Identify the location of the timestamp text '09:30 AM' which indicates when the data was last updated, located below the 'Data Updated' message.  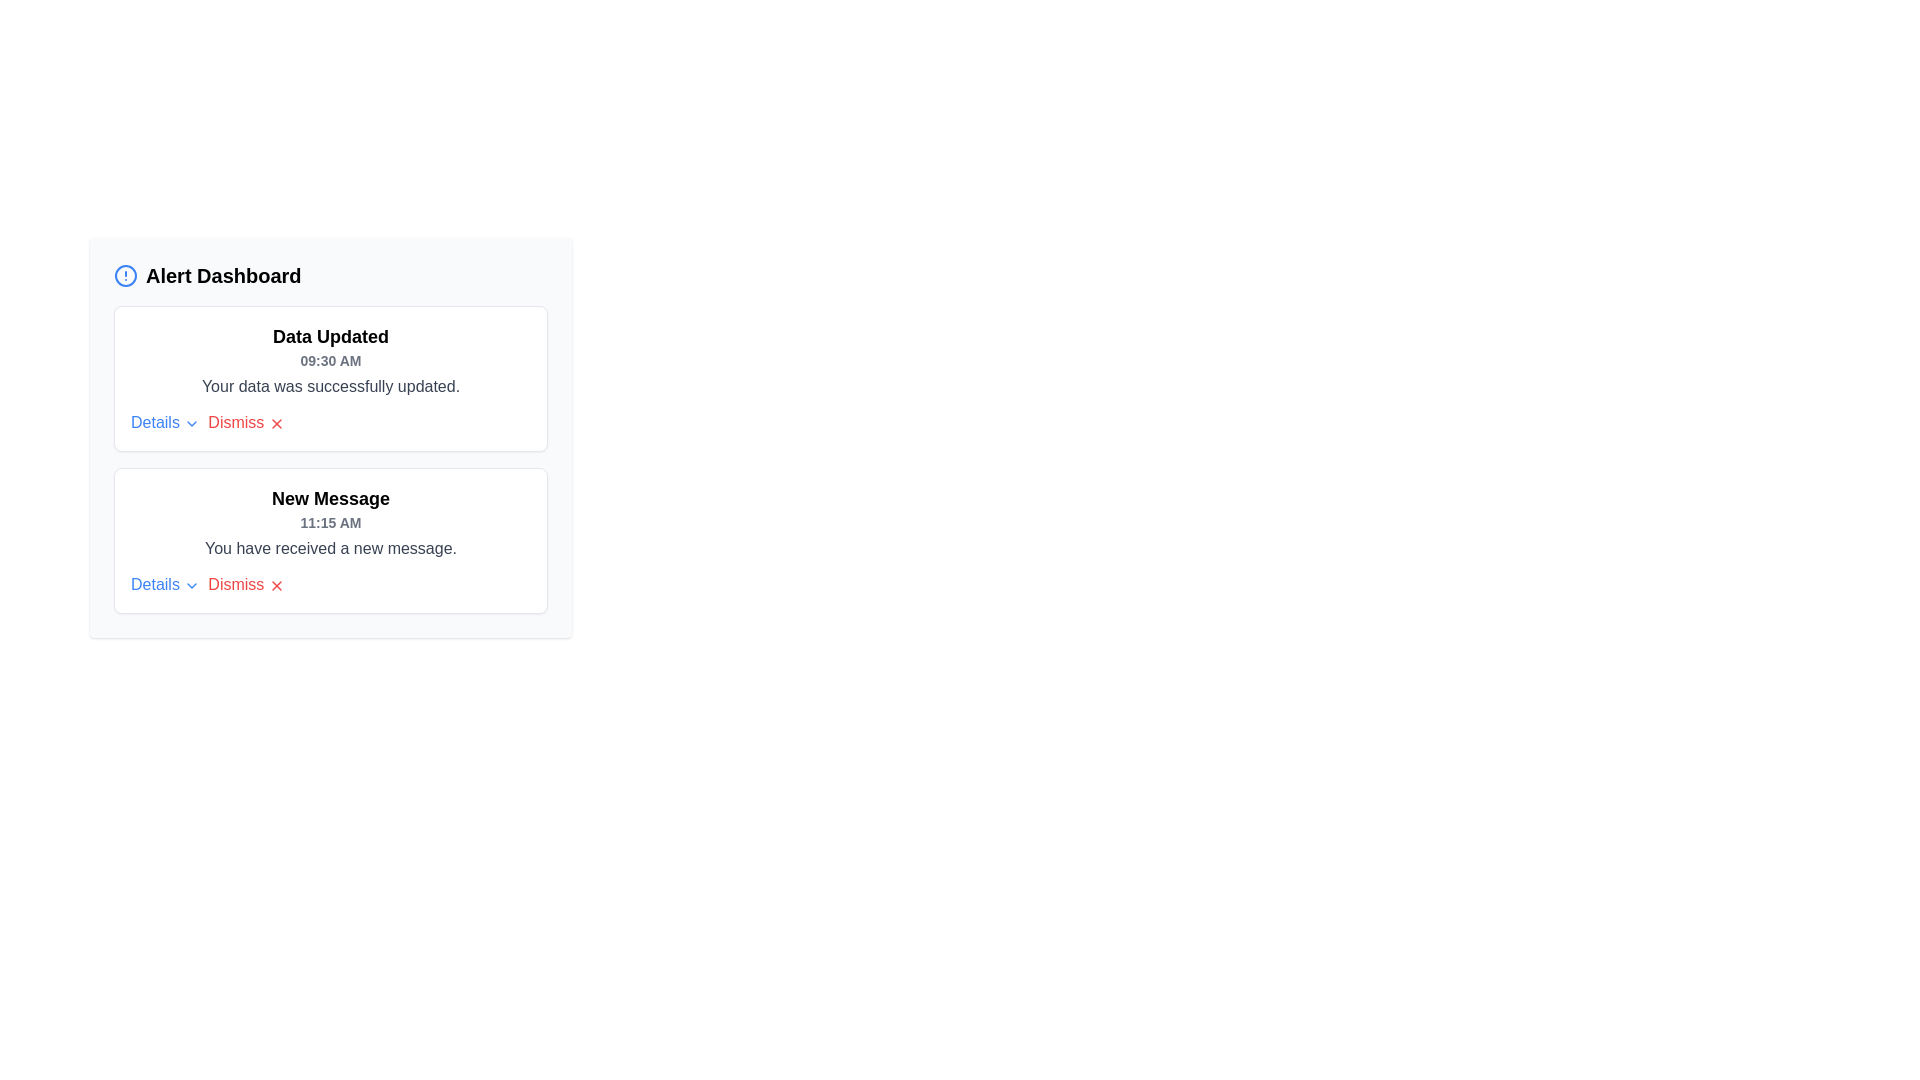
(331, 361).